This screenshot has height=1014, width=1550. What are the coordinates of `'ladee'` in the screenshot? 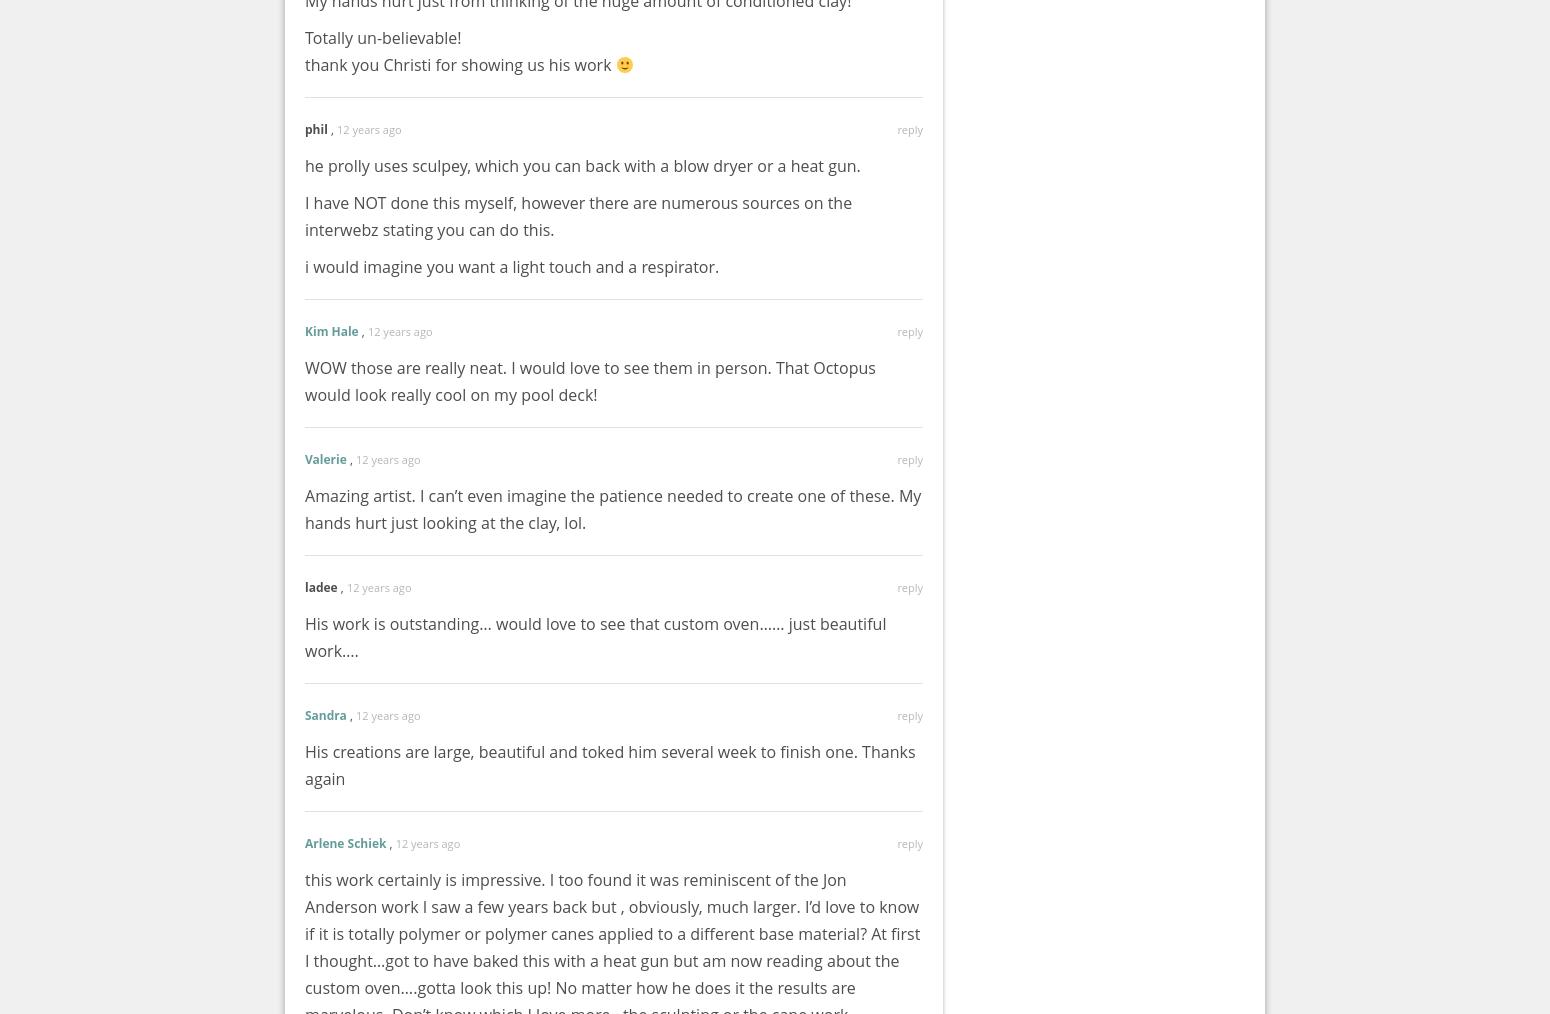 It's located at (320, 586).